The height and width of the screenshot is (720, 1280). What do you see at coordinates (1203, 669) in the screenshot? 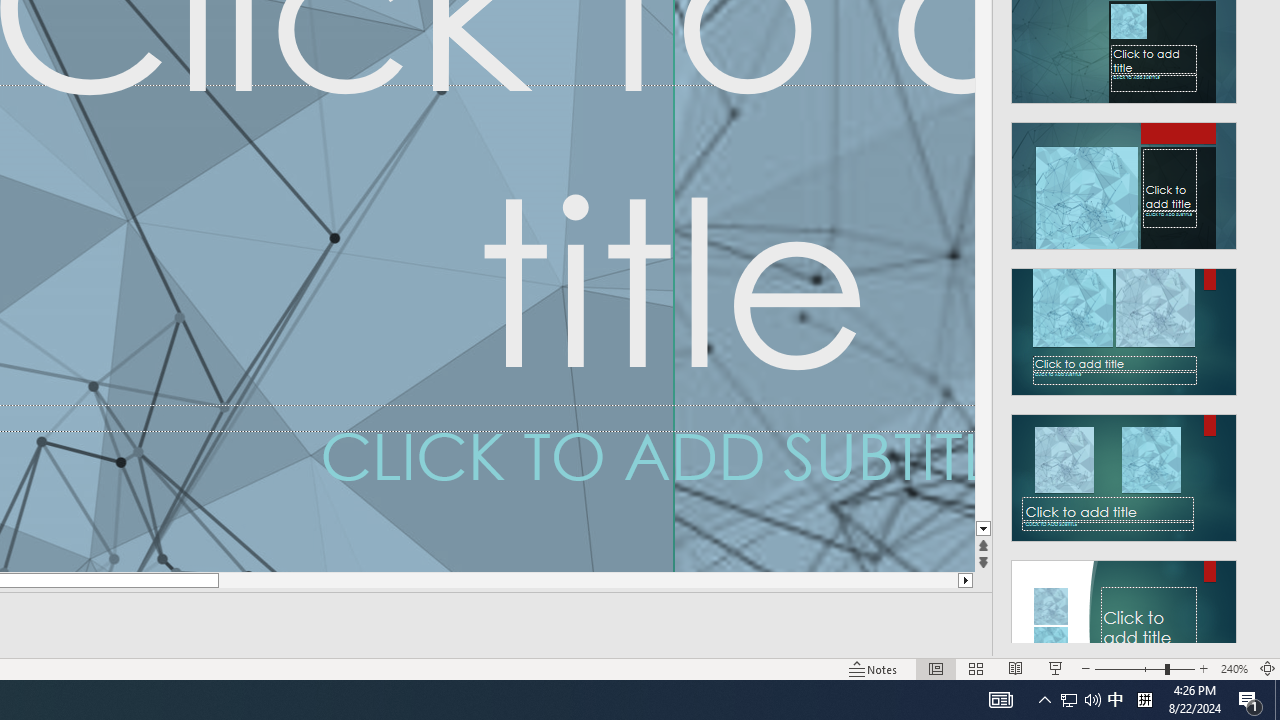
I see `'Zoom In'` at bounding box center [1203, 669].